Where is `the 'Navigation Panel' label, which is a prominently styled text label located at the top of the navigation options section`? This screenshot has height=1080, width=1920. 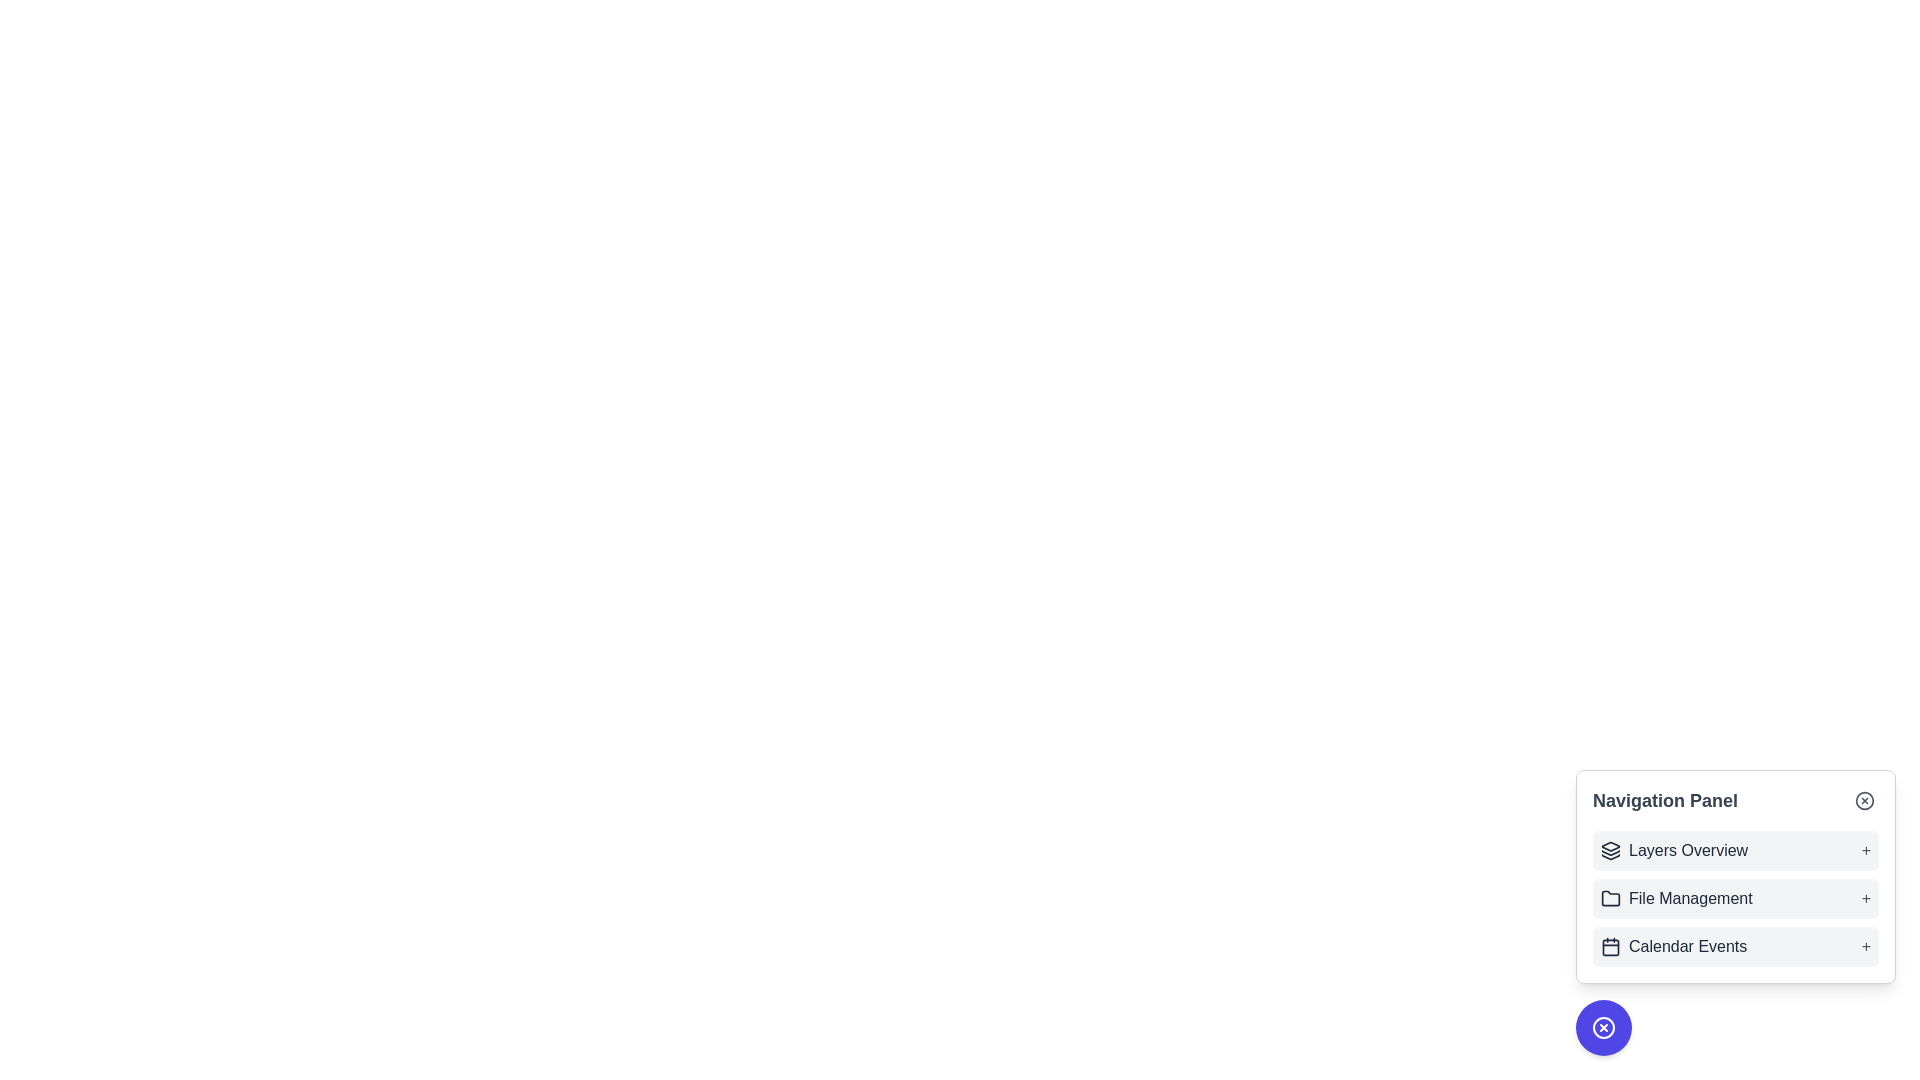 the 'Navigation Panel' label, which is a prominently styled text label located at the top of the navigation options section is located at coordinates (1665, 800).